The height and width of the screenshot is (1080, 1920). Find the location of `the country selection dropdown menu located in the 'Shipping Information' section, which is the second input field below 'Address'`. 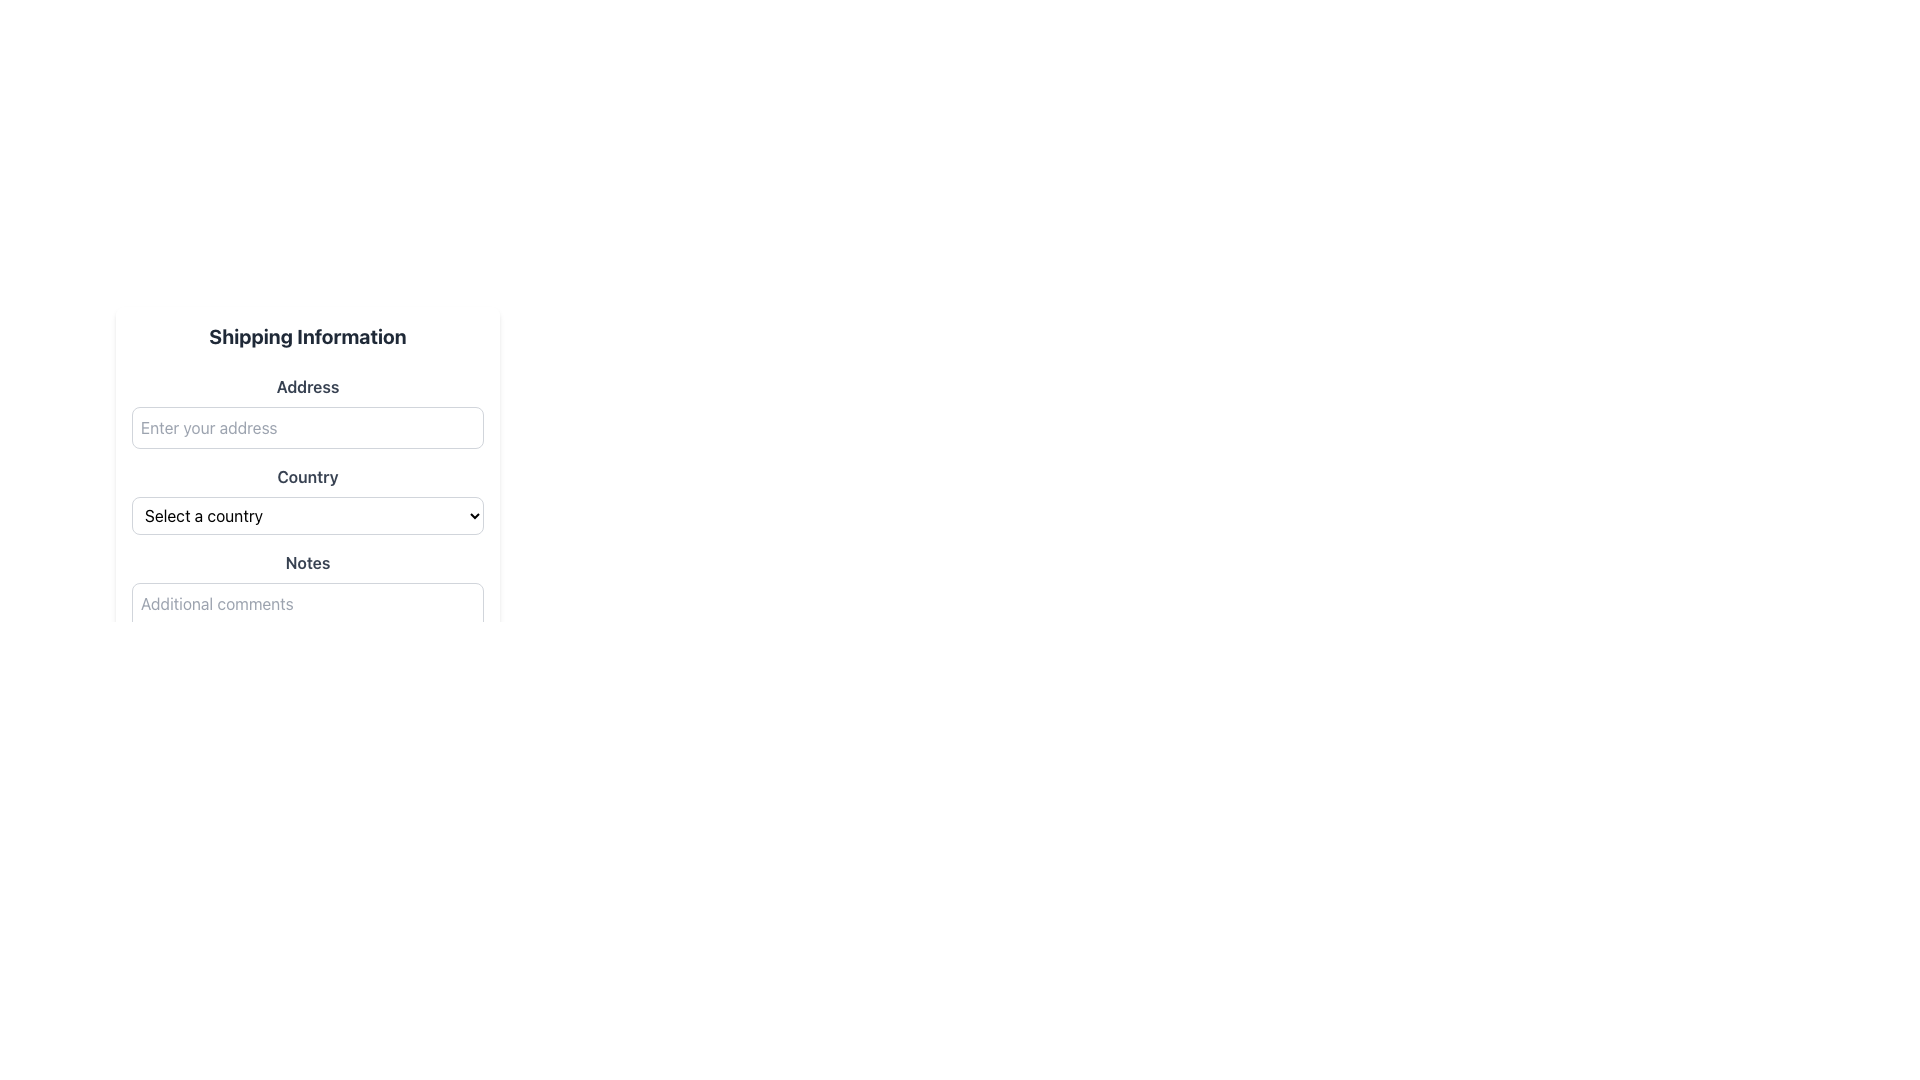

the country selection dropdown menu located in the 'Shipping Information' section, which is the second input field below 'Address' is located at coordinates (306, 511).